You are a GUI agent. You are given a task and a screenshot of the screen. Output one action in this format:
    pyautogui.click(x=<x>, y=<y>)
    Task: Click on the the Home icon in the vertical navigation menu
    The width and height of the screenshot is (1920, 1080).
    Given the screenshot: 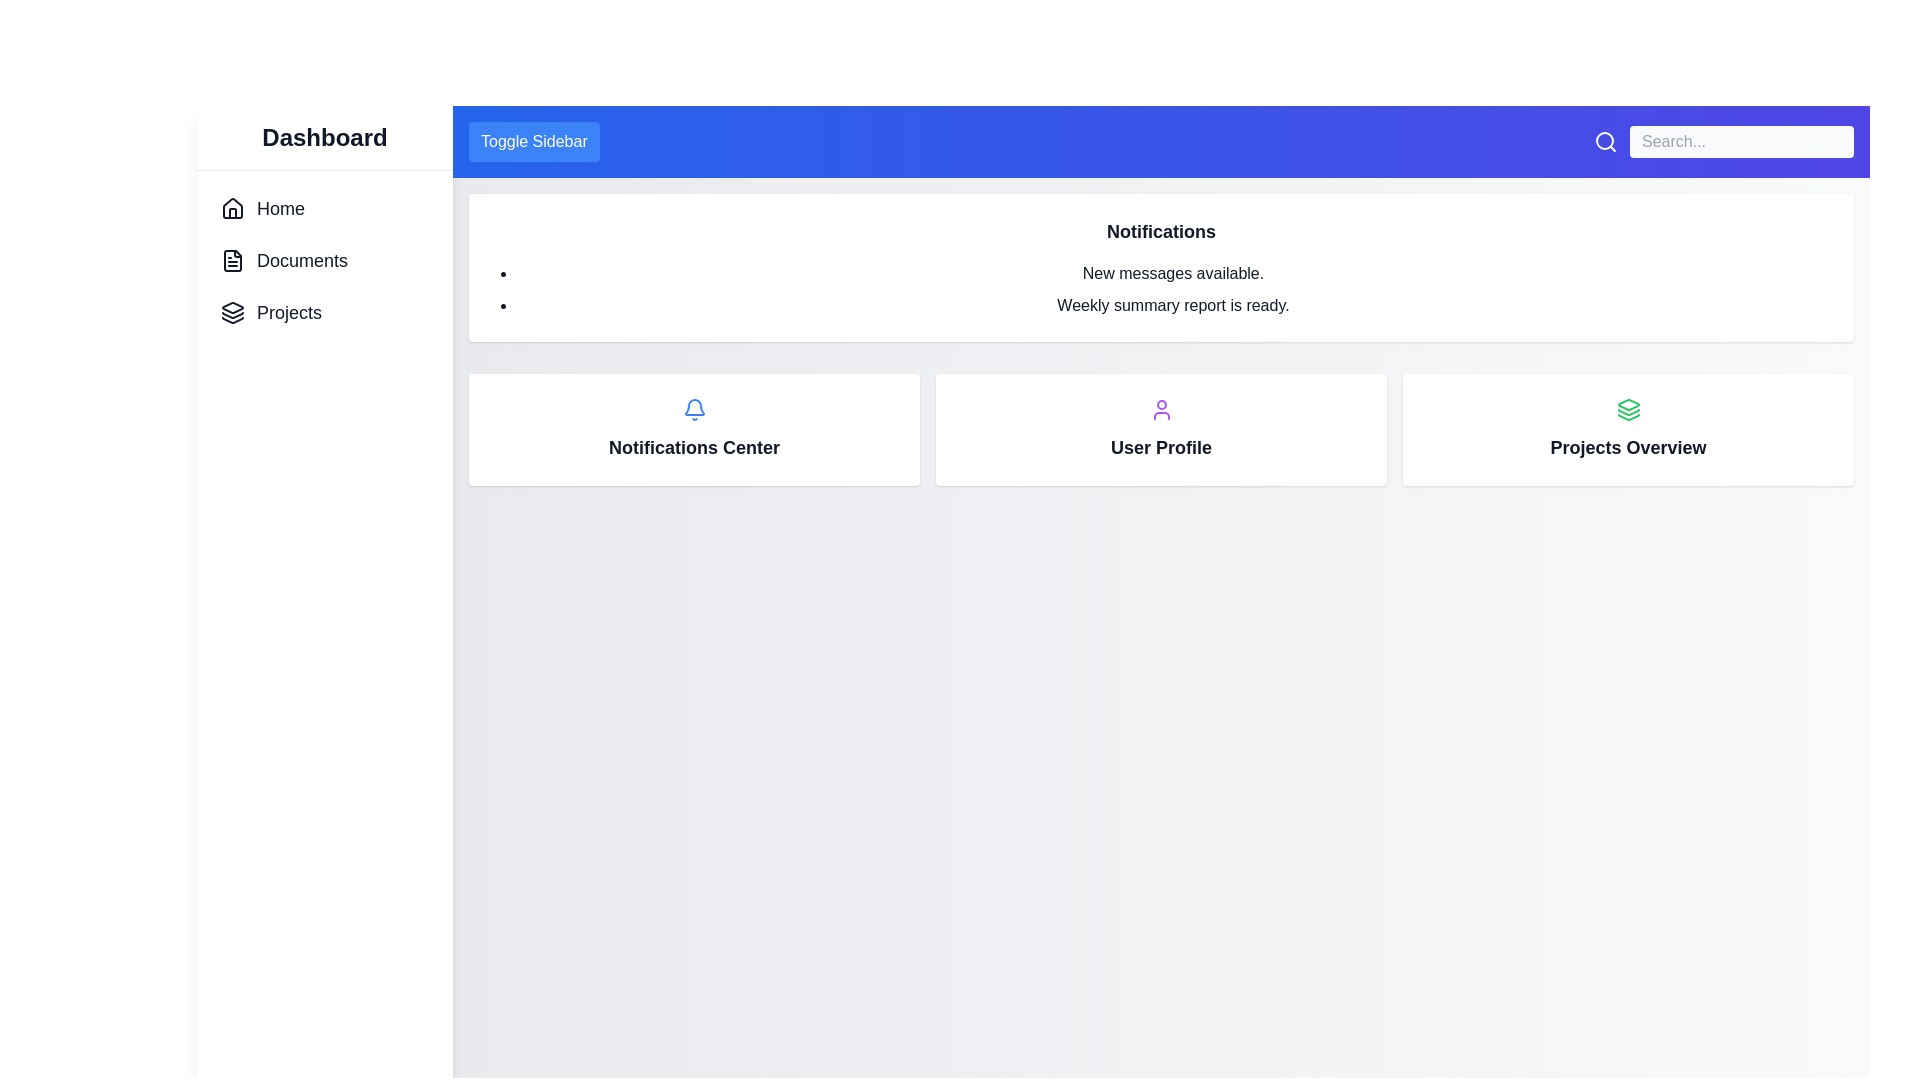 What is the action you would take?
    pyautogui.click(x=233, y=208)
    